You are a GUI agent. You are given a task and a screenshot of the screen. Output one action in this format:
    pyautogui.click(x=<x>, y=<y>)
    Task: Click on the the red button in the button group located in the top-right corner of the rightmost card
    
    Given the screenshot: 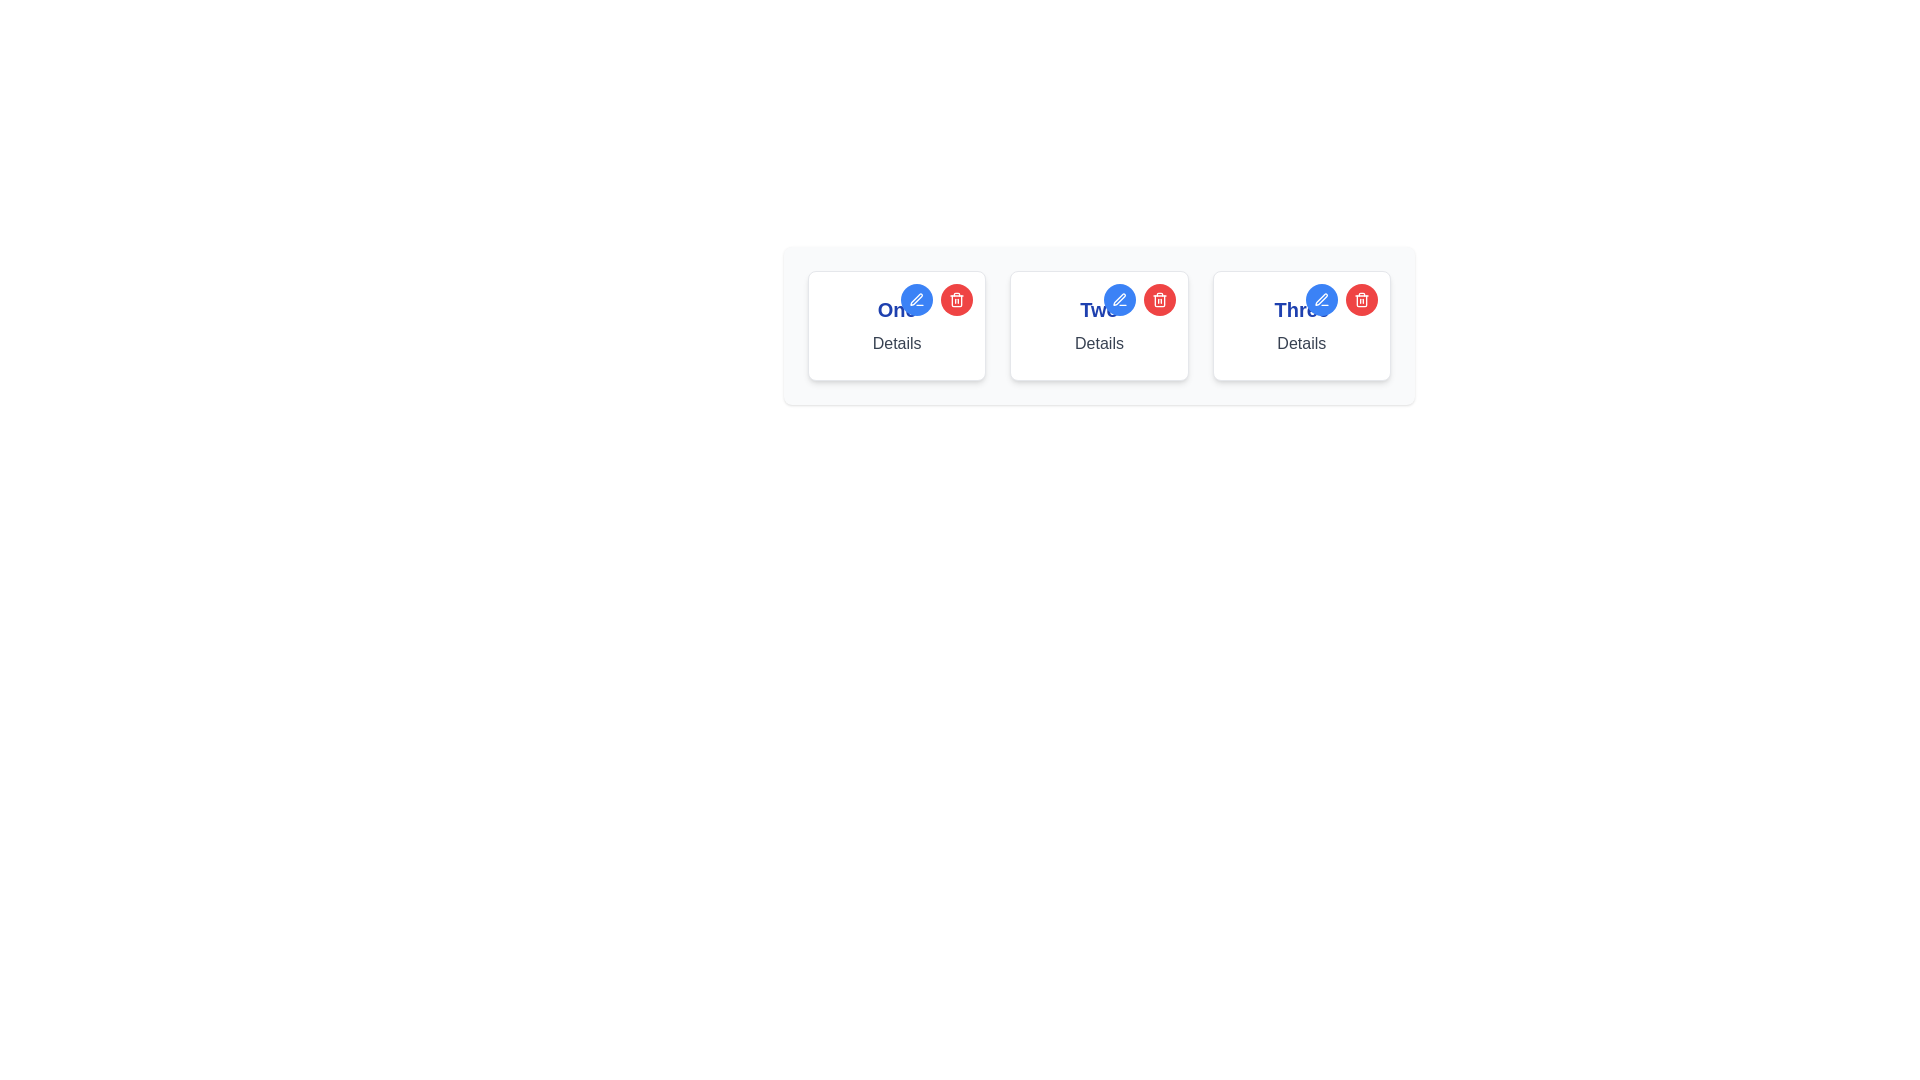 What is the action you would take?
    pyautogui.click(x=1341, y=300)
    